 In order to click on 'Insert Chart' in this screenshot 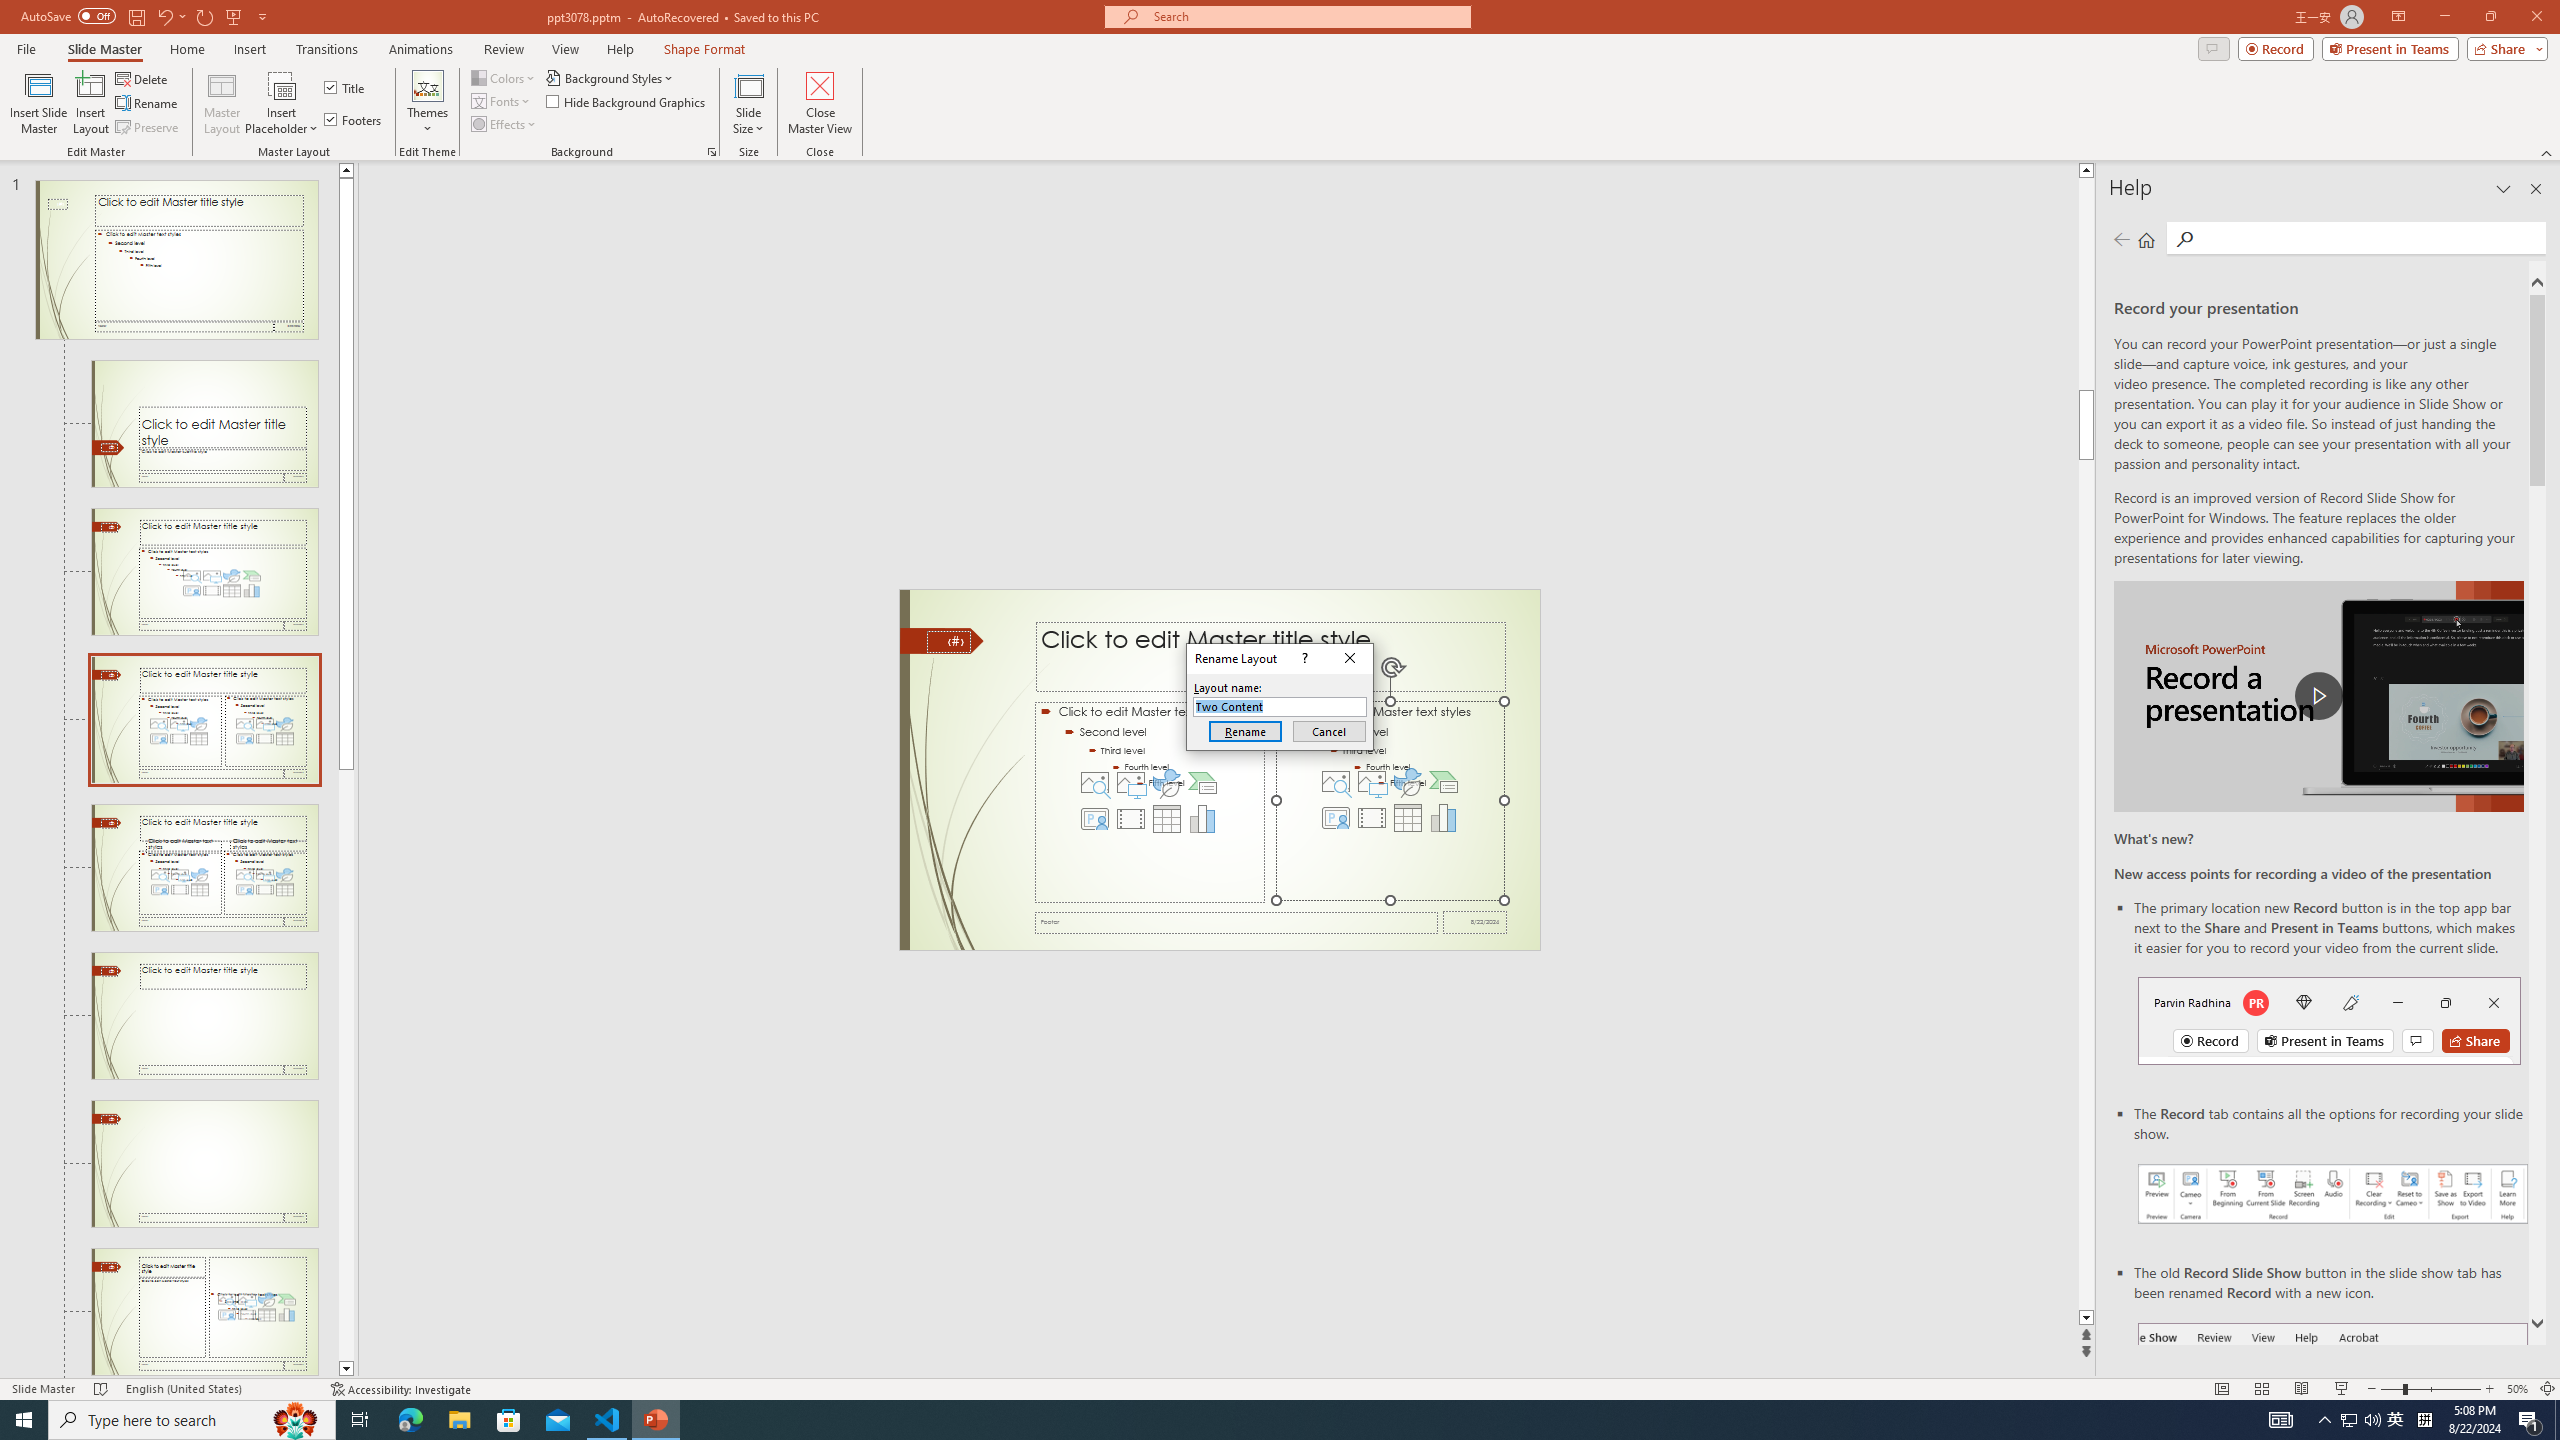, I will do `click(1443, 816)`.